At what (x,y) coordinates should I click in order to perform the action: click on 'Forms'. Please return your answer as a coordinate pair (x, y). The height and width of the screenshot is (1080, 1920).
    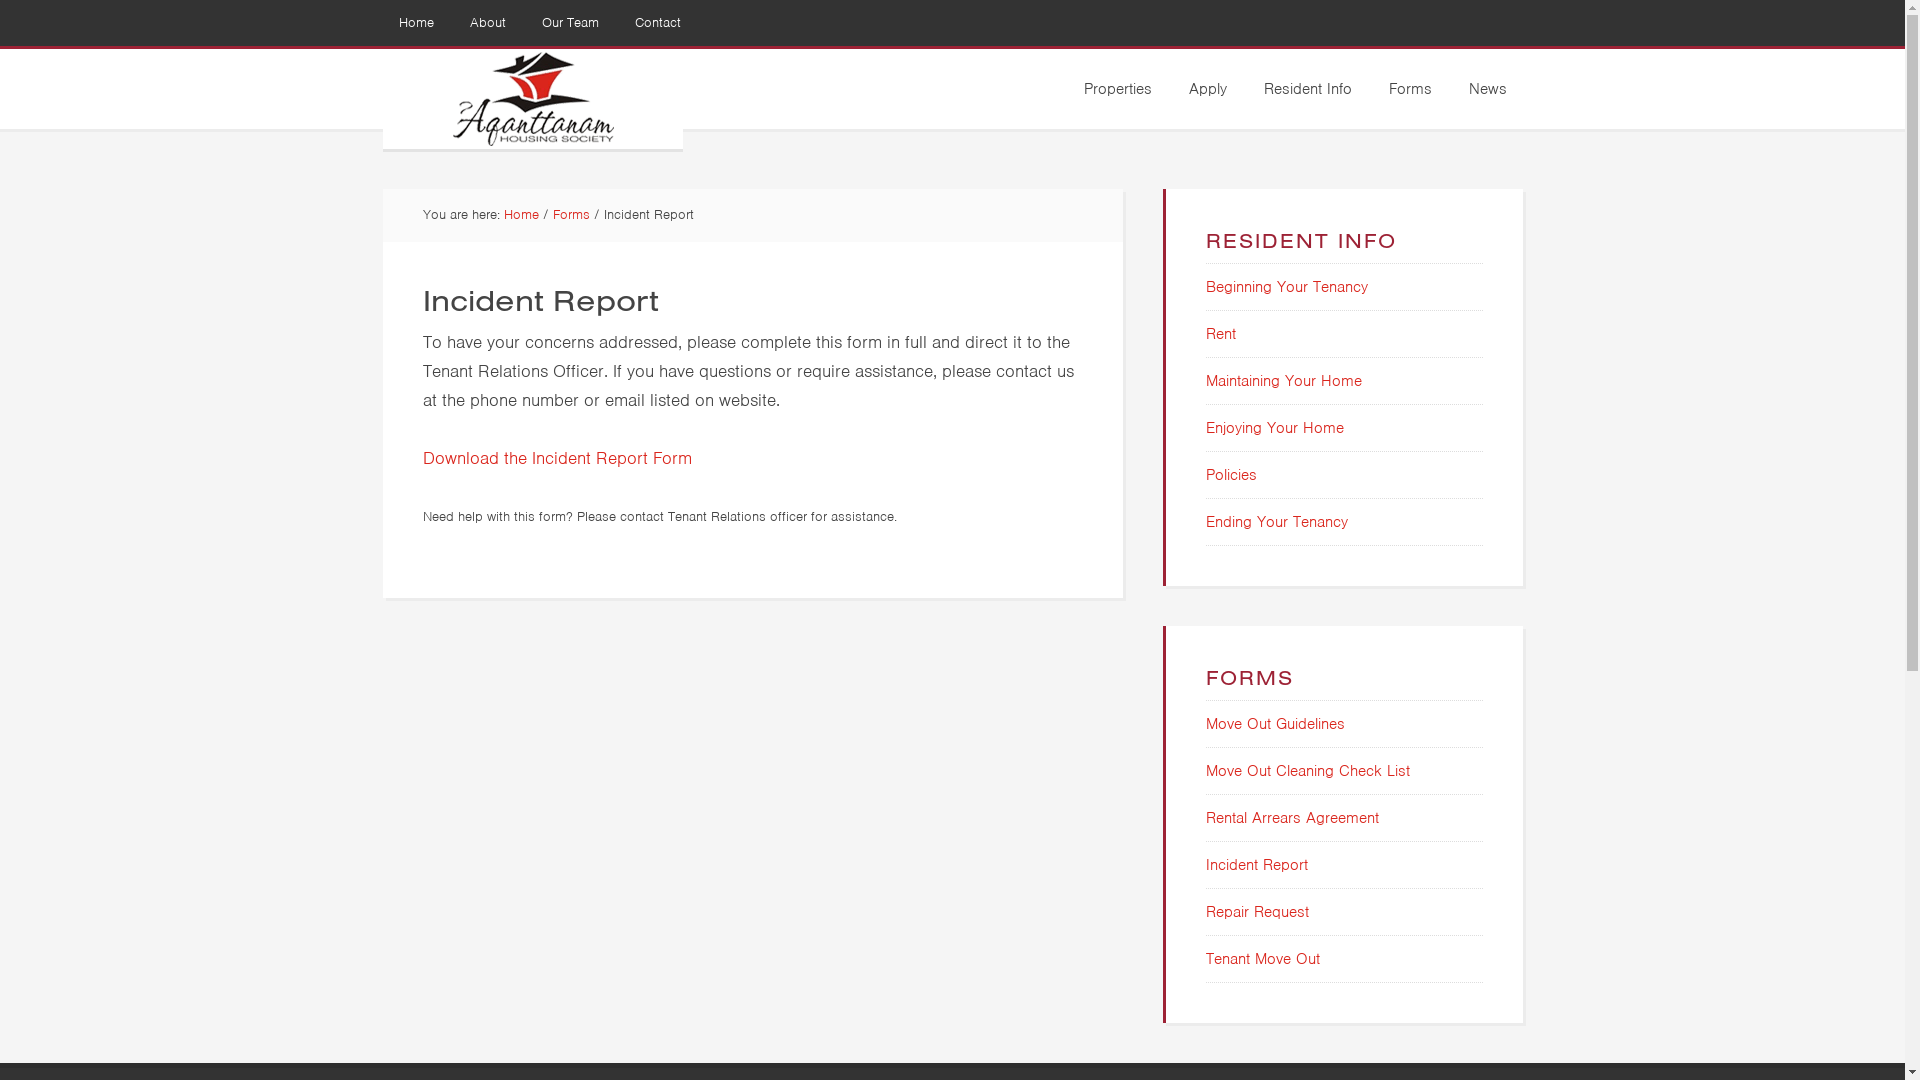
    Looking at the image, I should click on (1408, 87).